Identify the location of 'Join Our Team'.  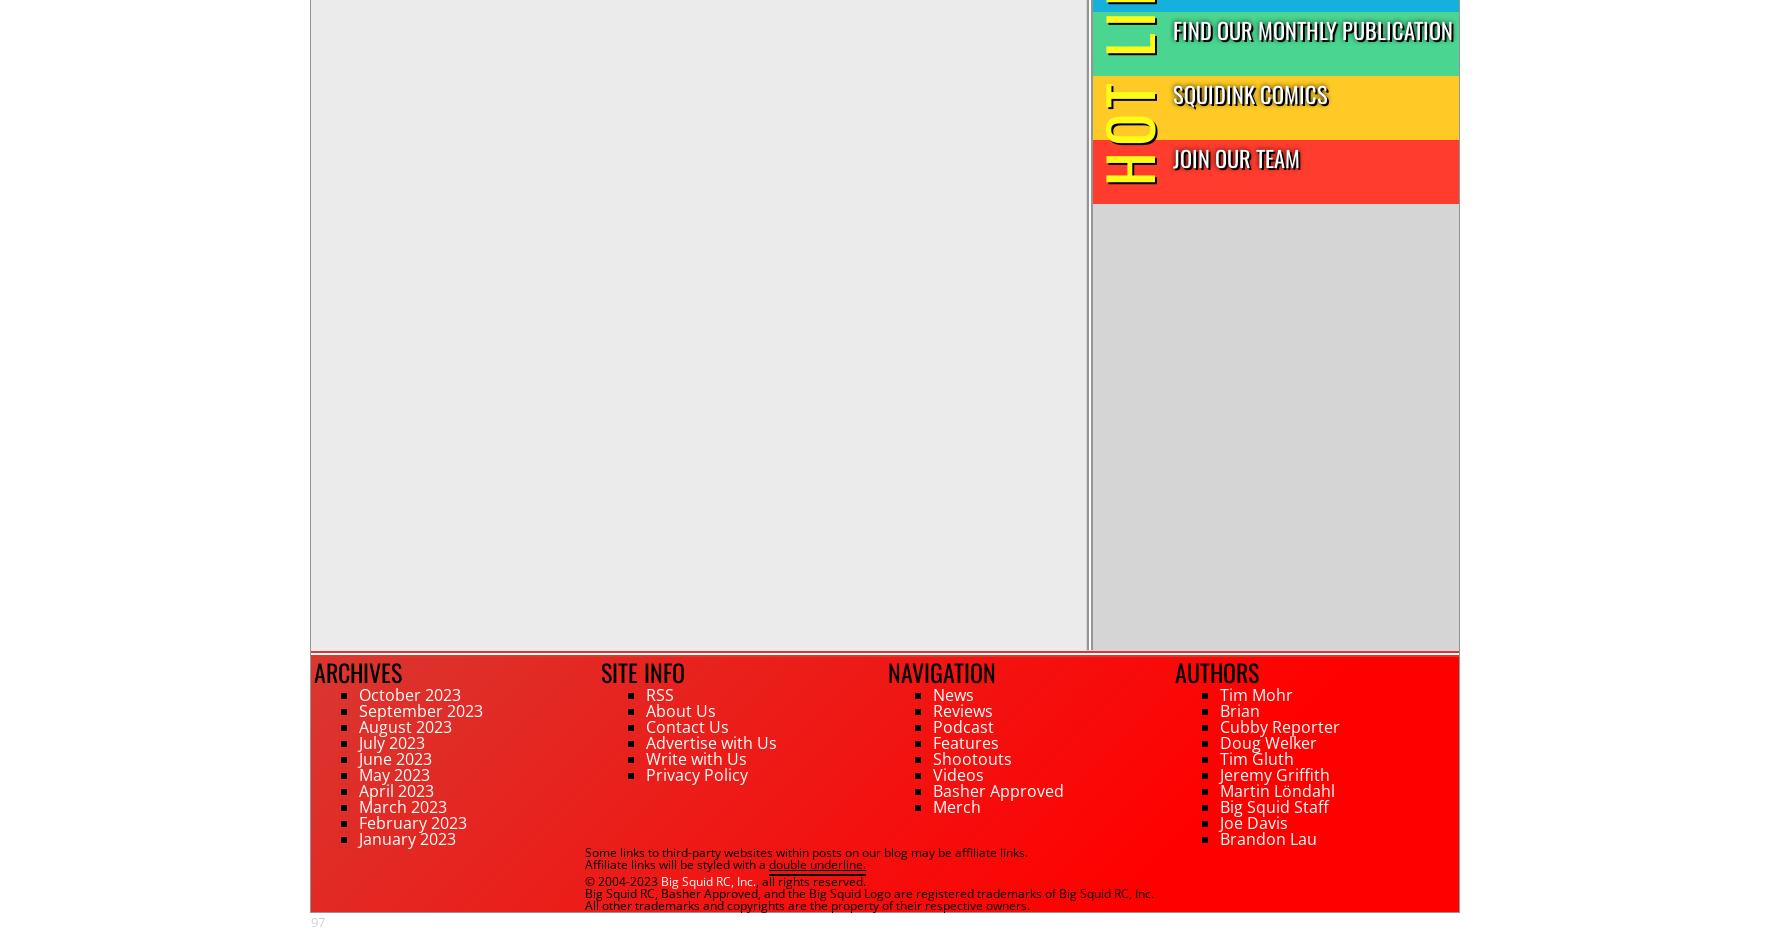
(1235, 156).